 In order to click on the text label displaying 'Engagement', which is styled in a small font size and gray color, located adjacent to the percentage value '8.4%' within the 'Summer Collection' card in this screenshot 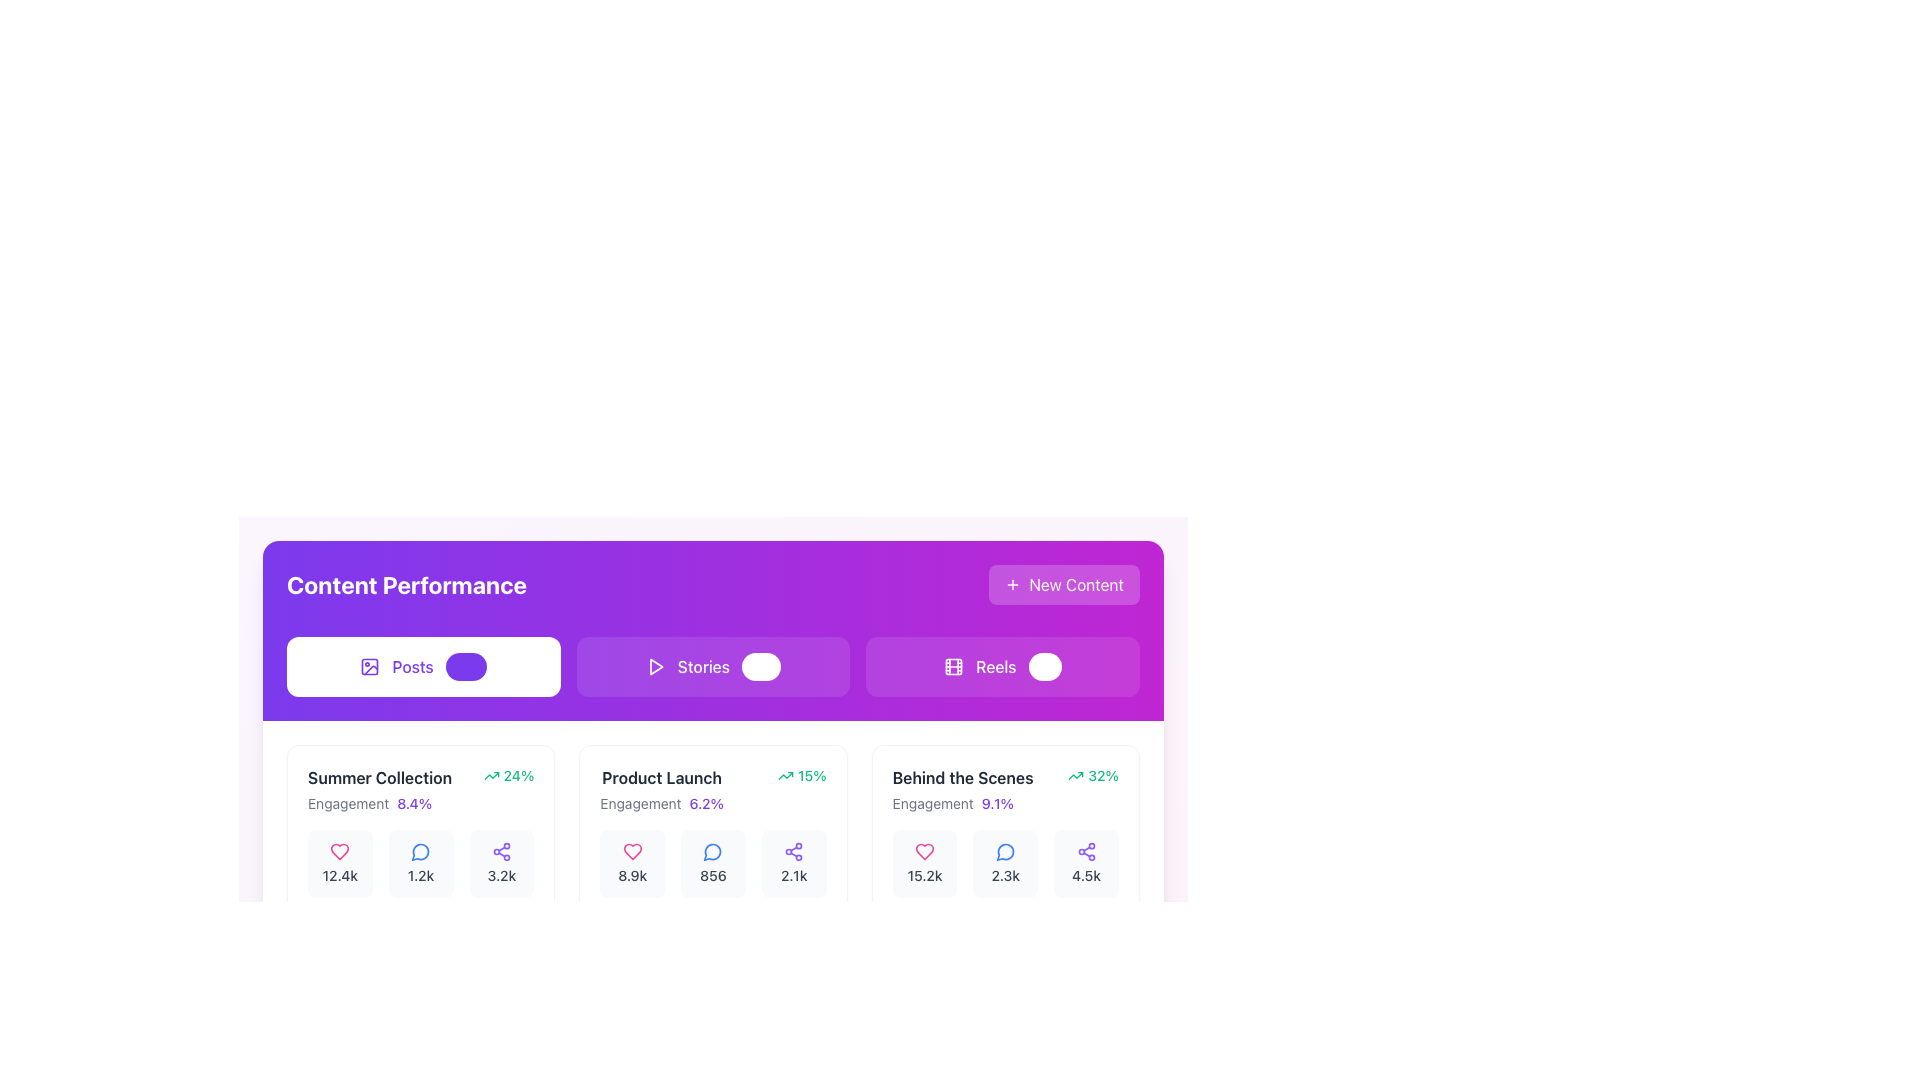, I will do `click(348, 802)`.